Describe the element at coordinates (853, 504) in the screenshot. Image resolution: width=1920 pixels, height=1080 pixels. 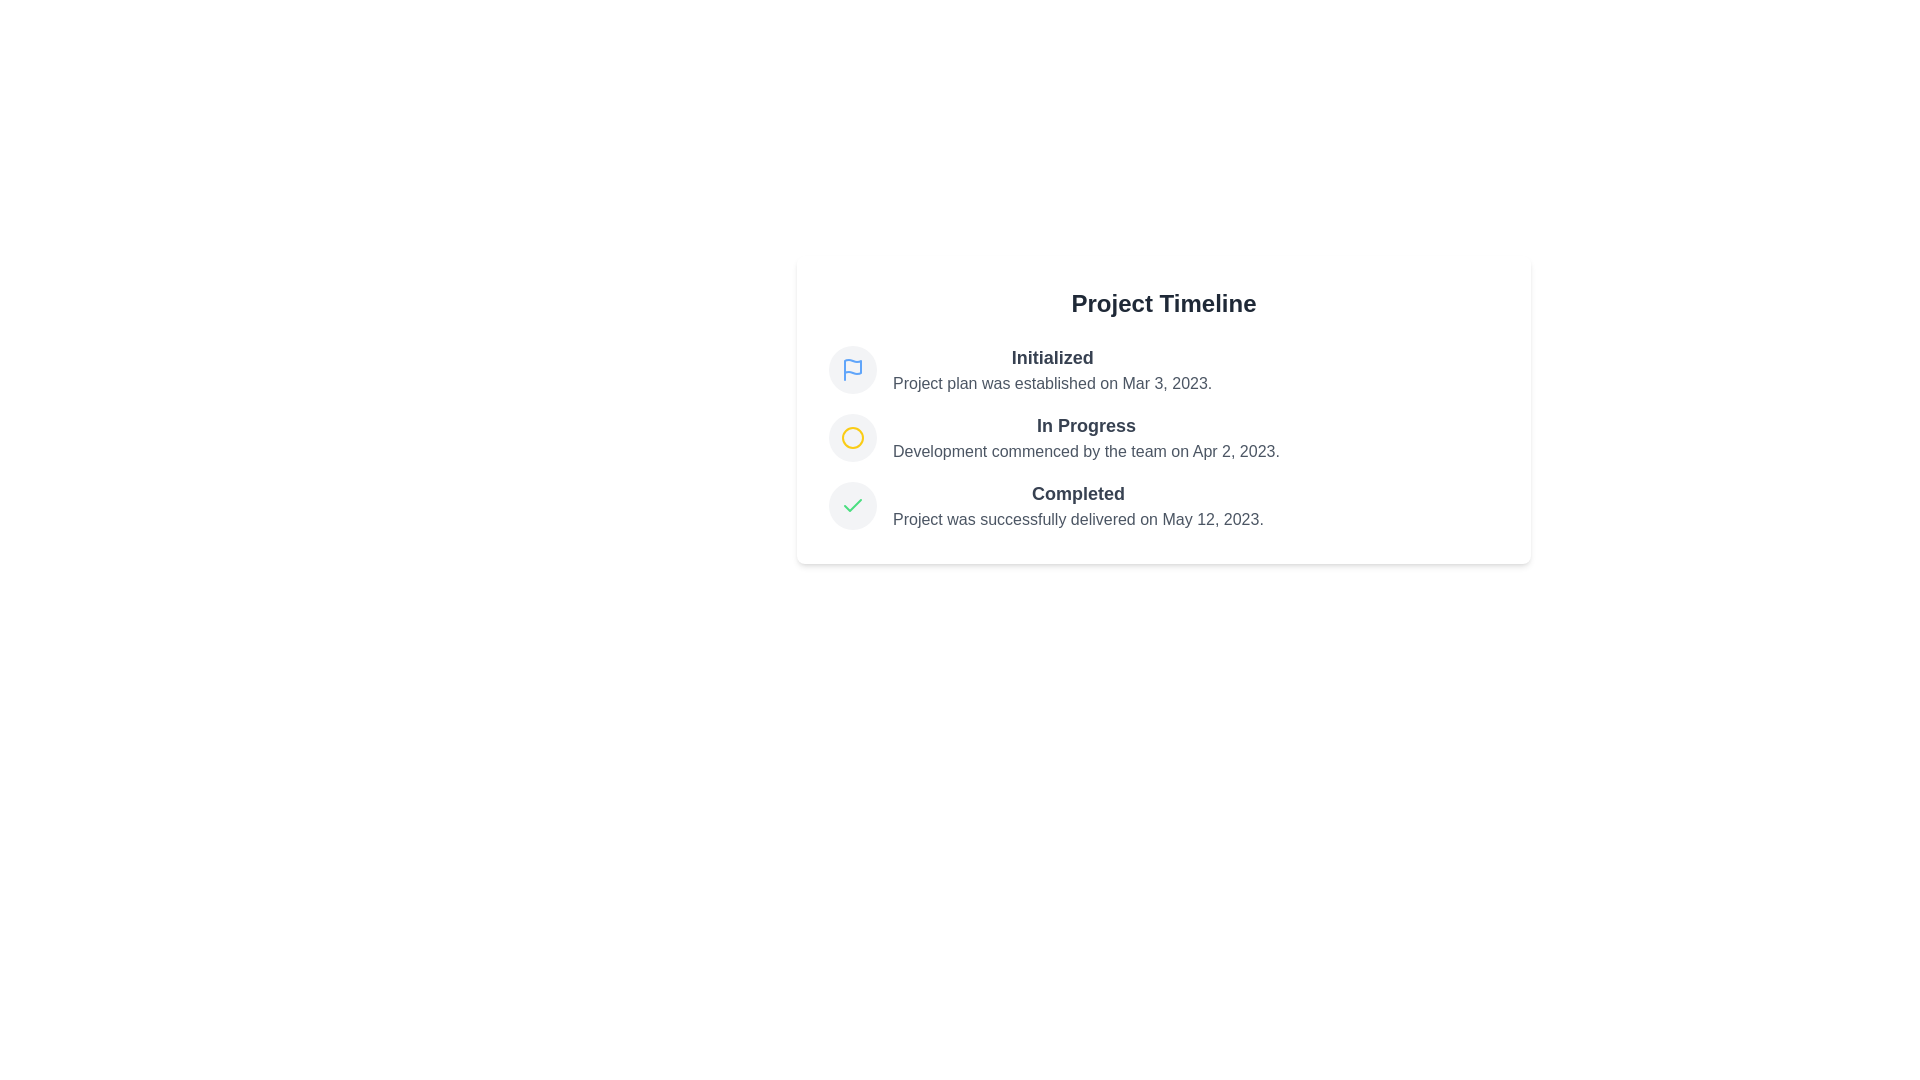
I see `the checkmark icon indicating a completed status in the timeline, located next to the 'Completed' status text` at that location.